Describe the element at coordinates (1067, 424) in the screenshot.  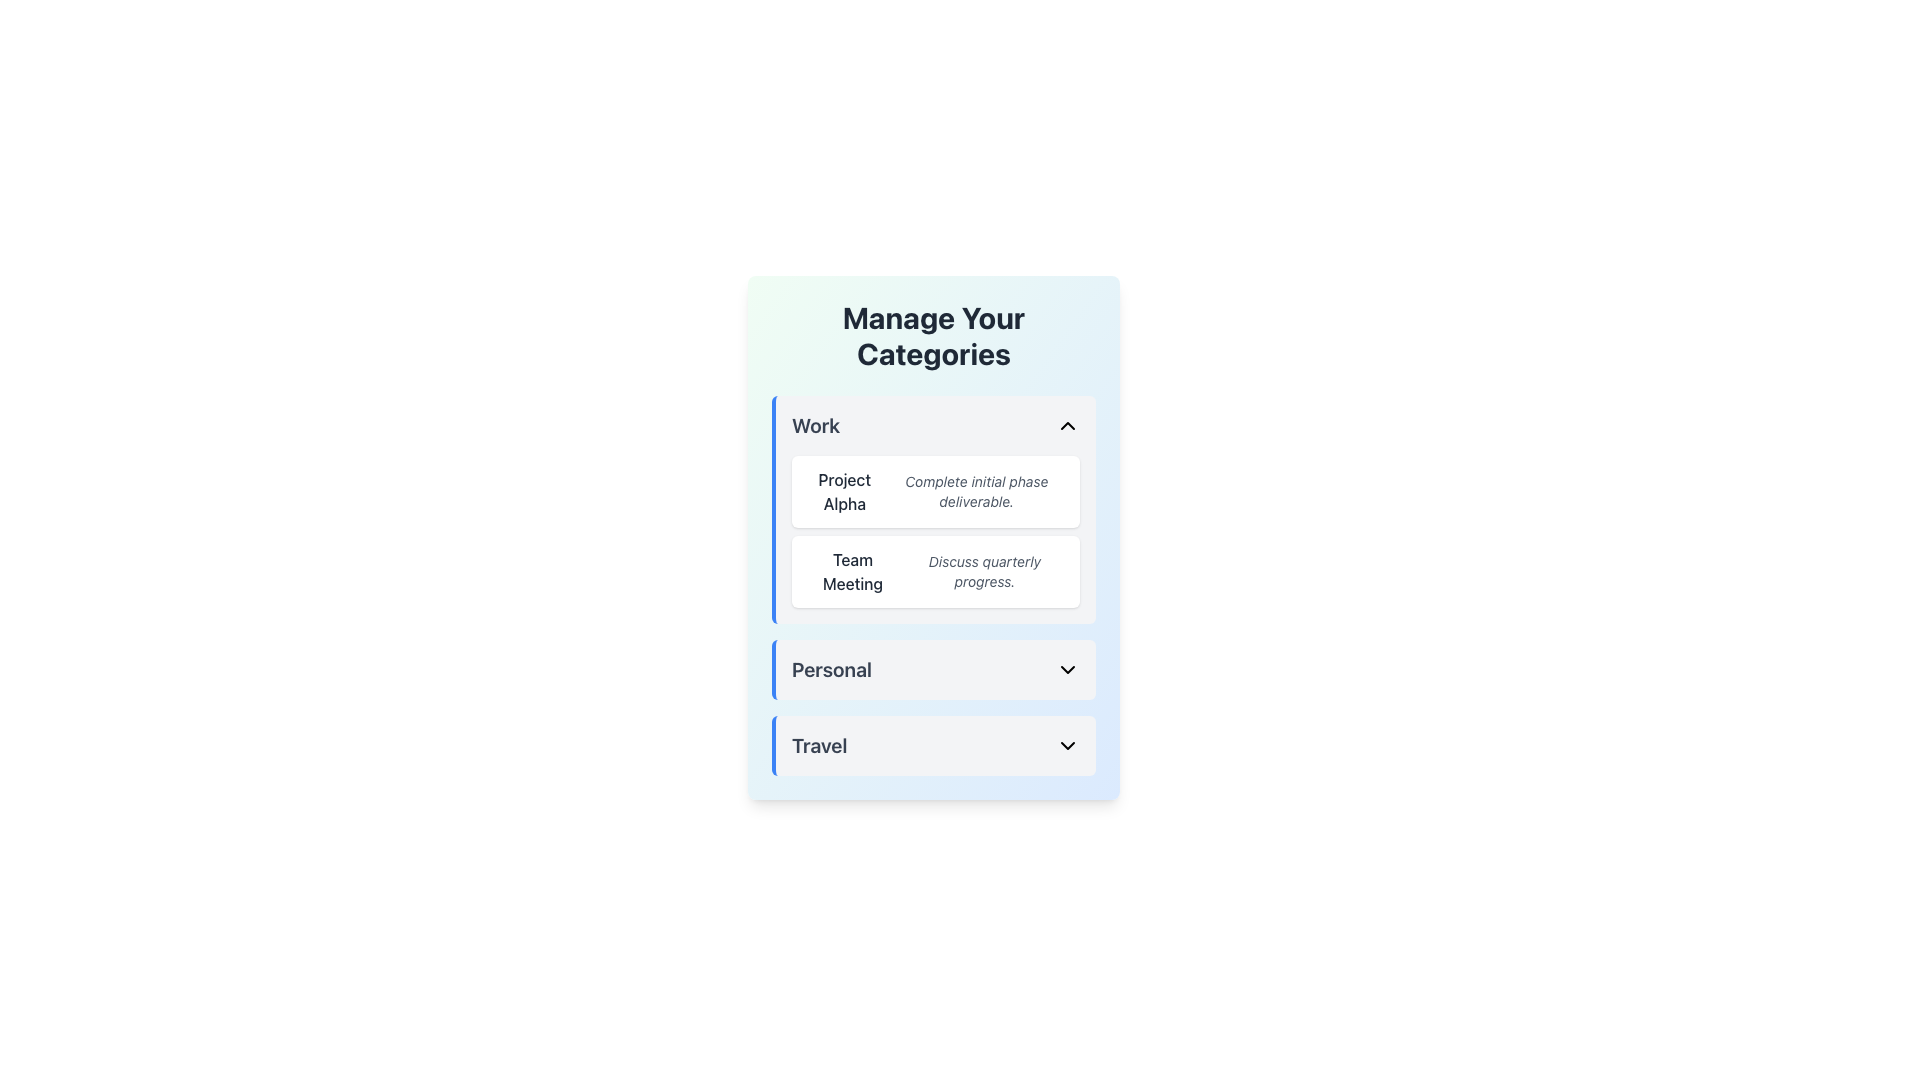
I see `the dropdown toggle button located at the far right end of the 'Work' header section` at that location.